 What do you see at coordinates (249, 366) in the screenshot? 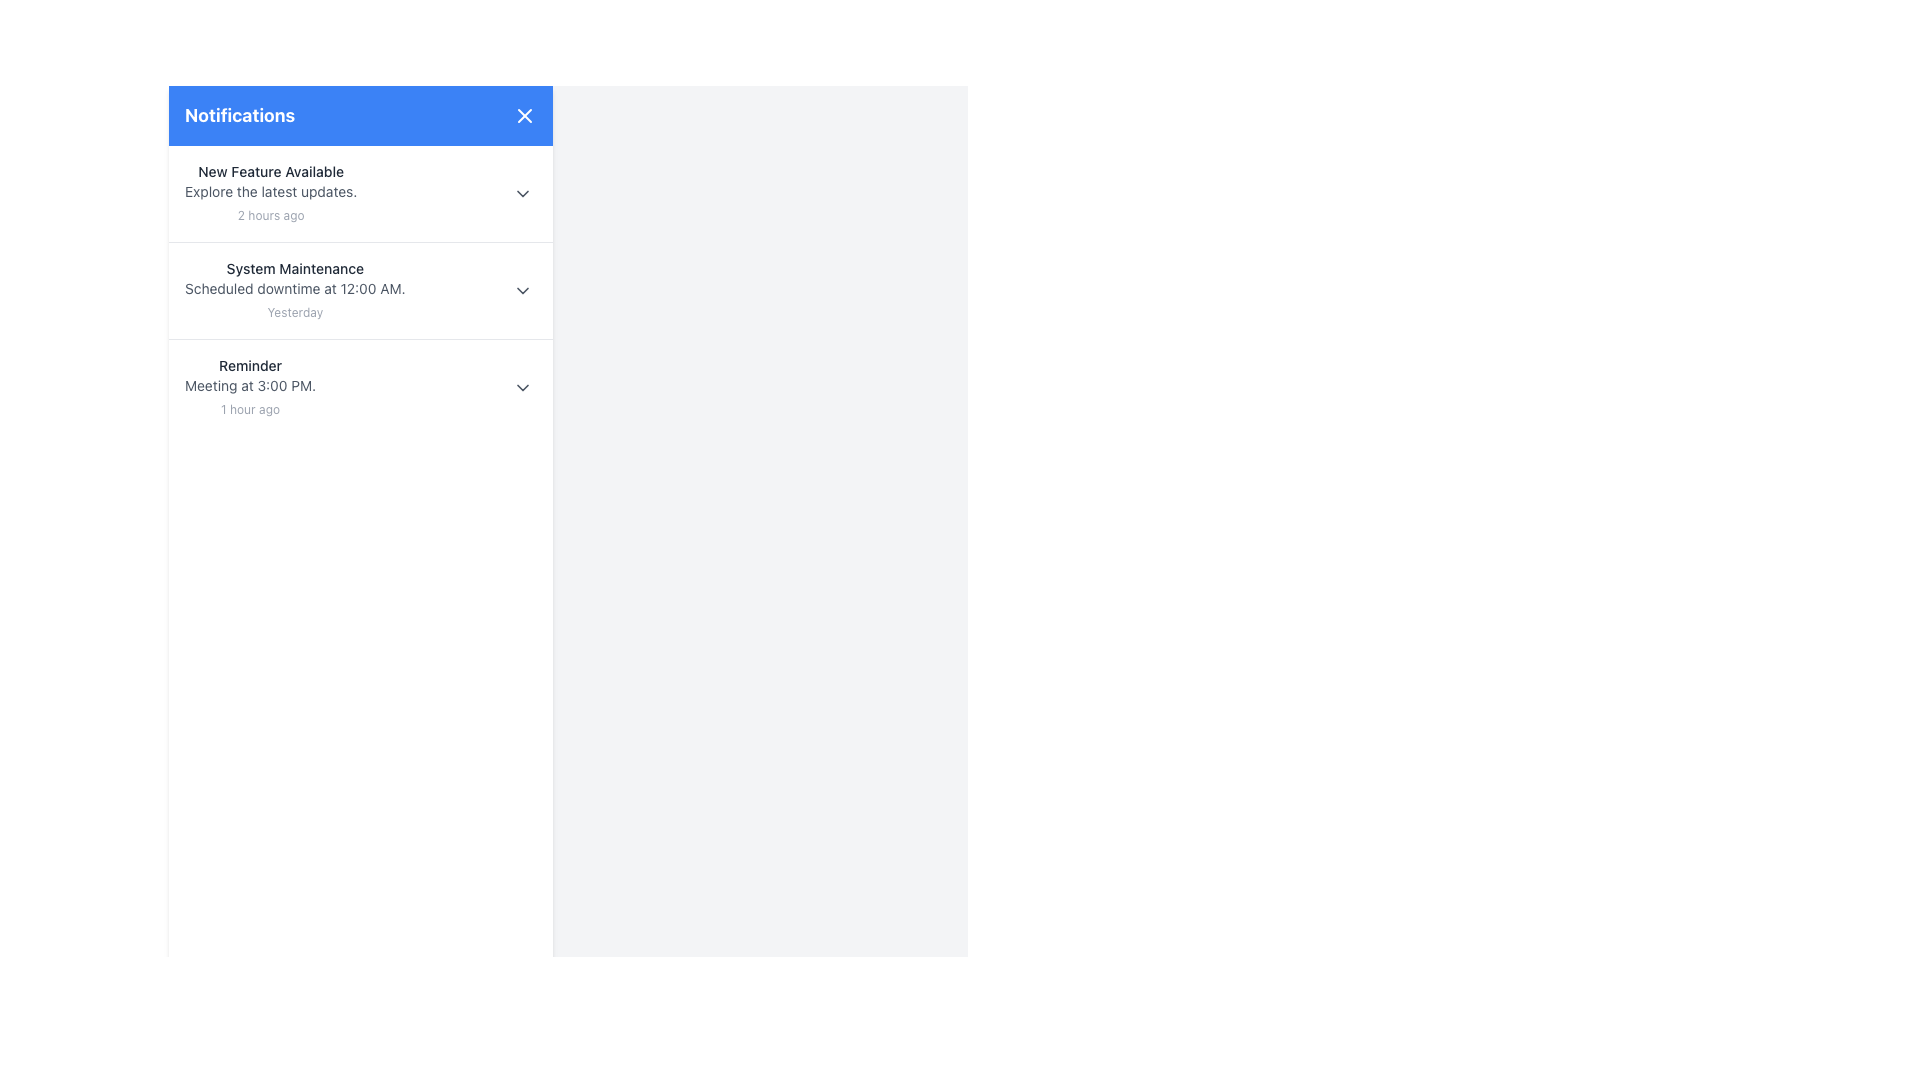
I see `the title text label of the notification card, which is located in the top-left corner above the meeting time and past notification text` at bounding box center [249, 366].